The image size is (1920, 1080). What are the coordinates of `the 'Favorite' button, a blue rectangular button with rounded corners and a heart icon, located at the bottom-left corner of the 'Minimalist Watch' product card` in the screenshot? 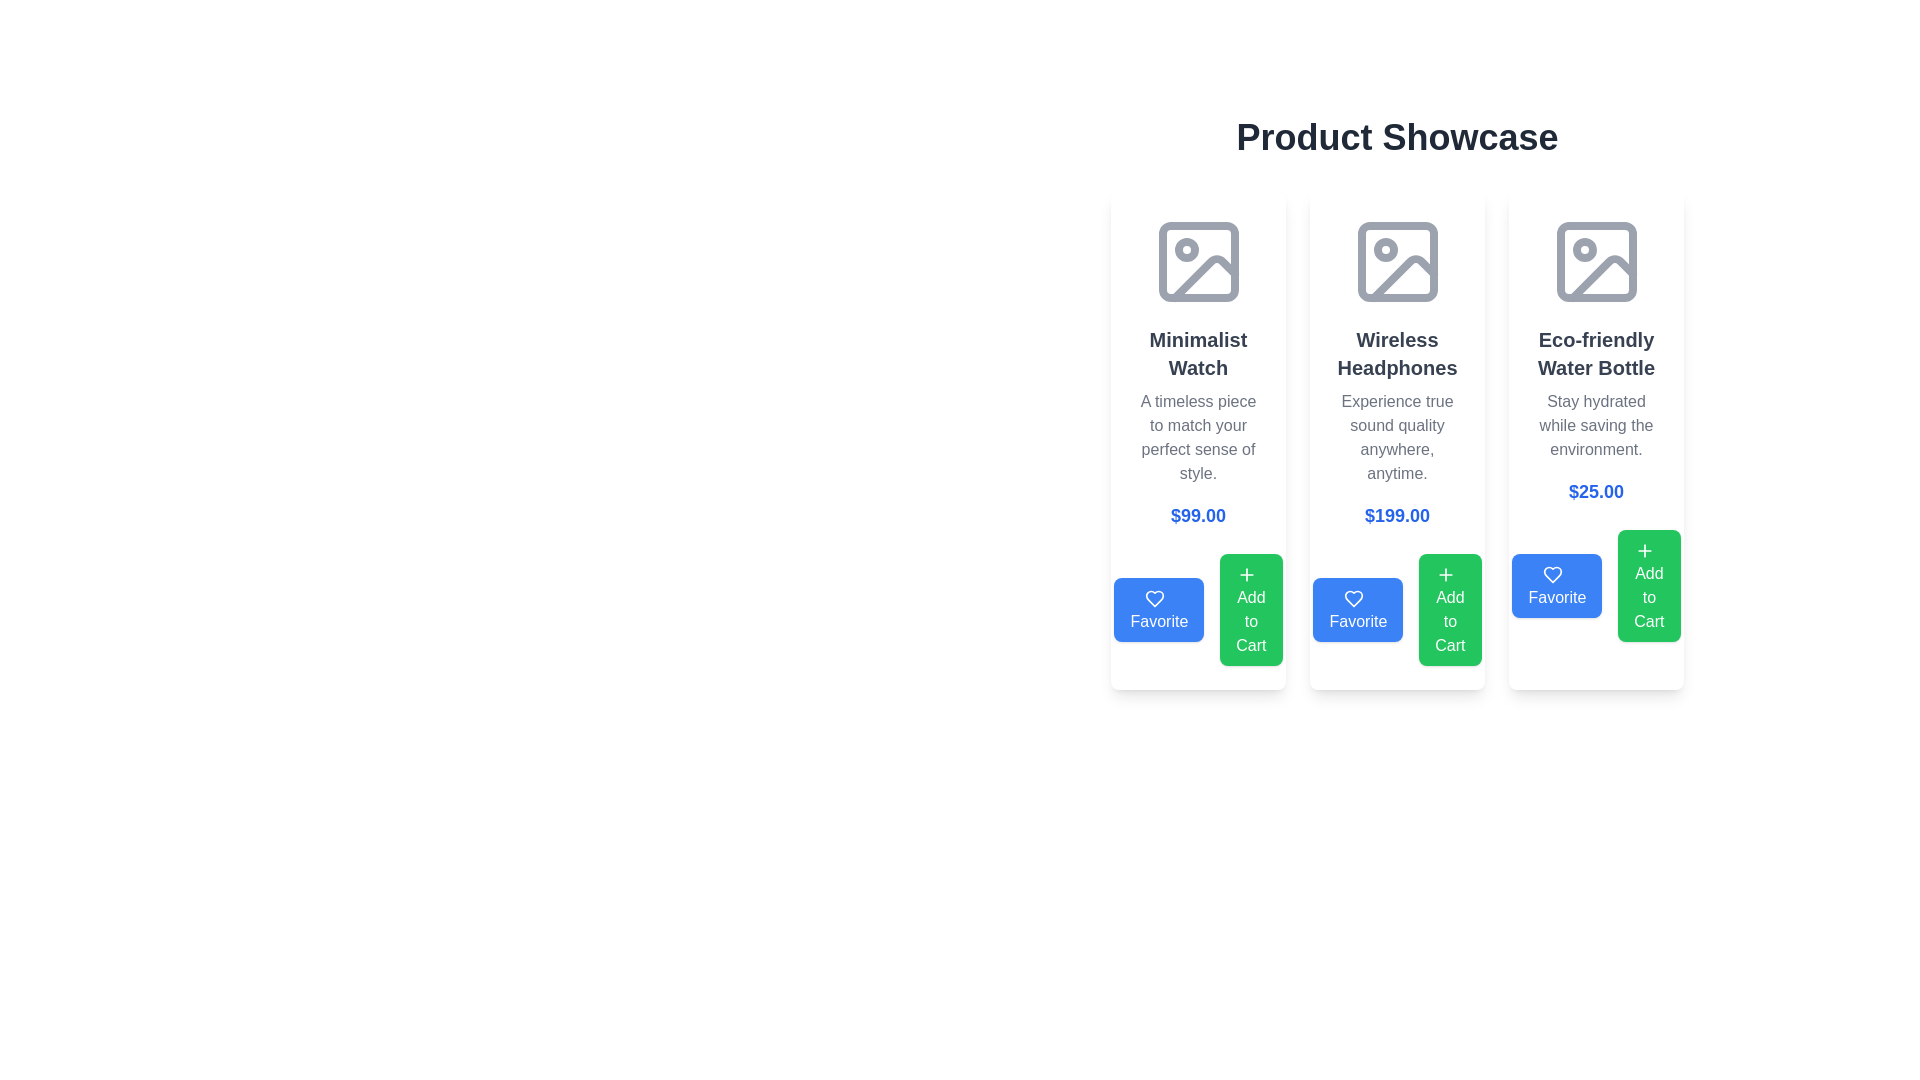 It's located at (1198, 608).